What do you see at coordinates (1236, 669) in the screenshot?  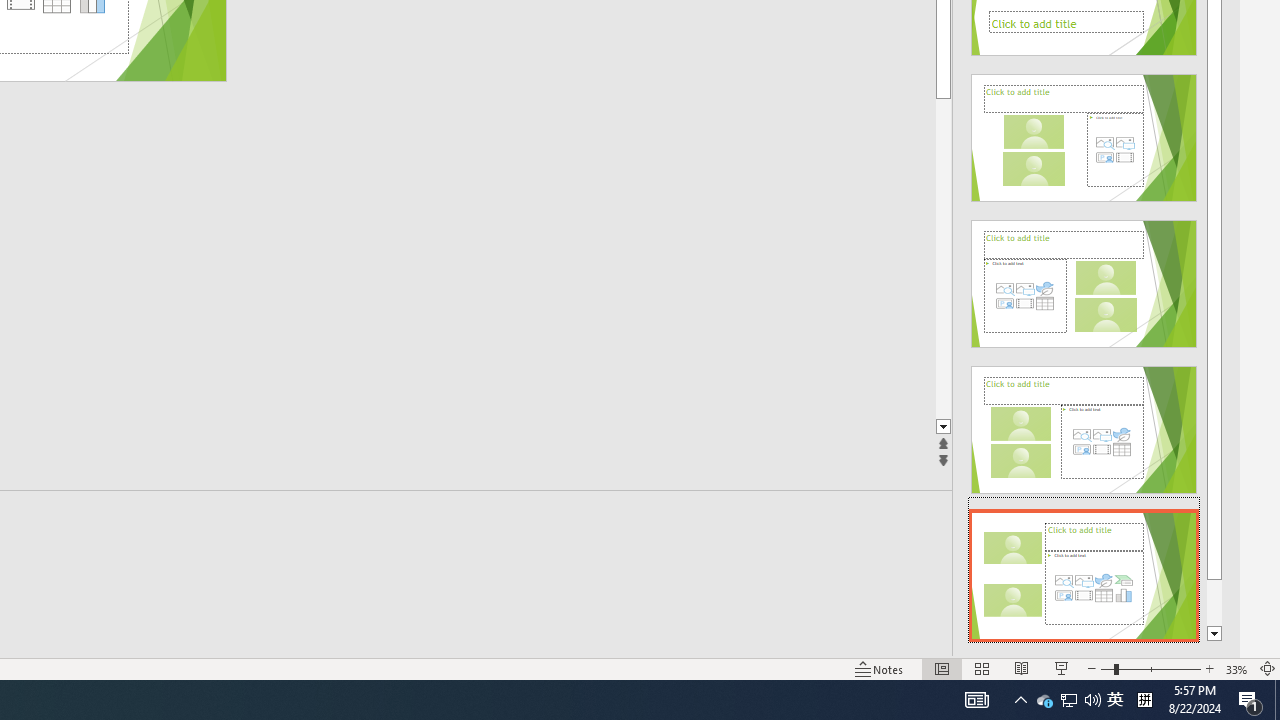 I see `'Zoom 33%'` at bounding box center [1236, 669].